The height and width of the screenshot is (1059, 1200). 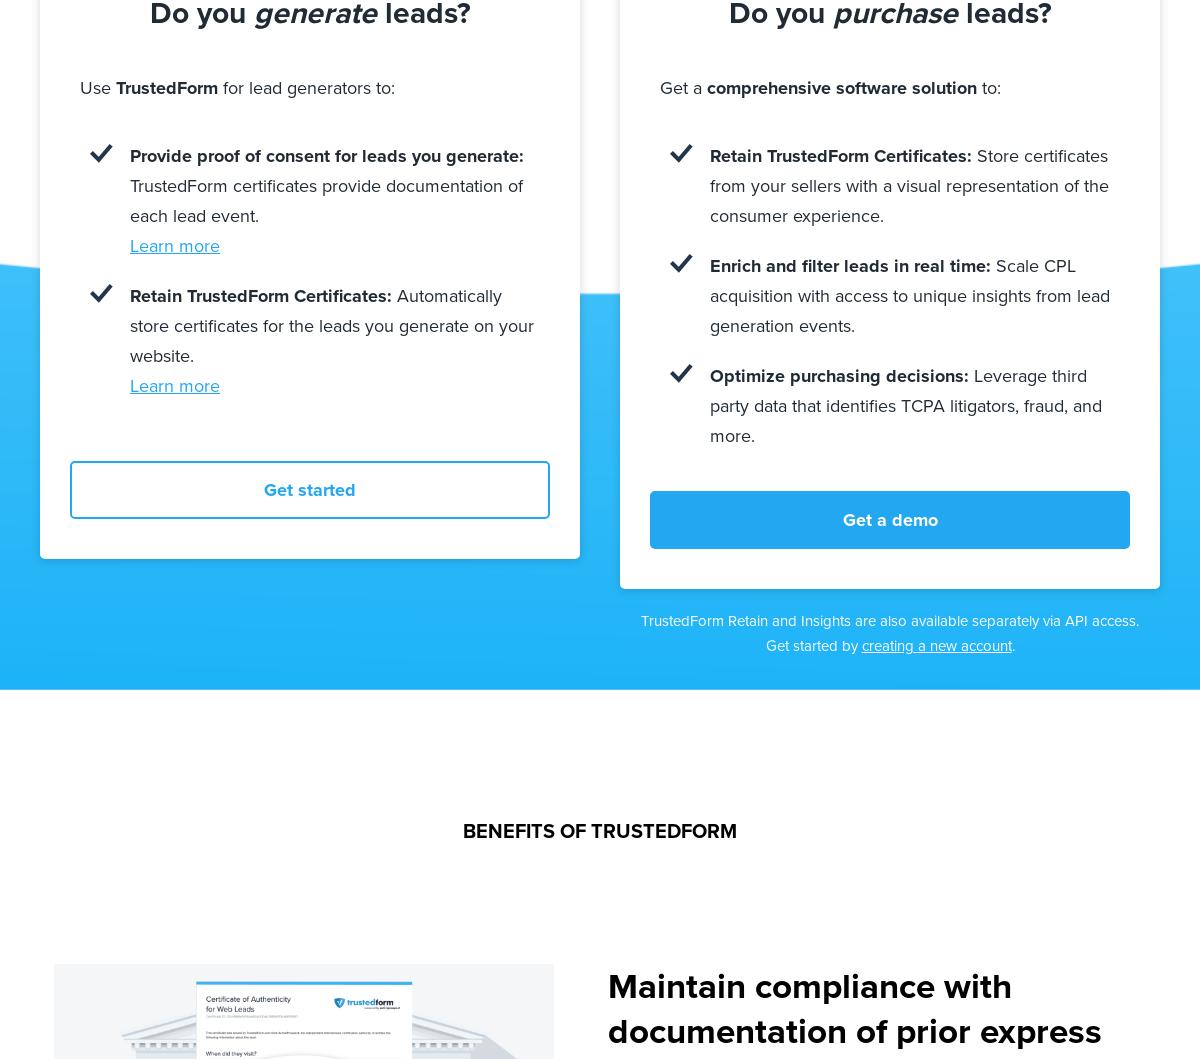 I want to click on 'Provide proof of consent for  leads you generate:', so click(x=327, y=154).